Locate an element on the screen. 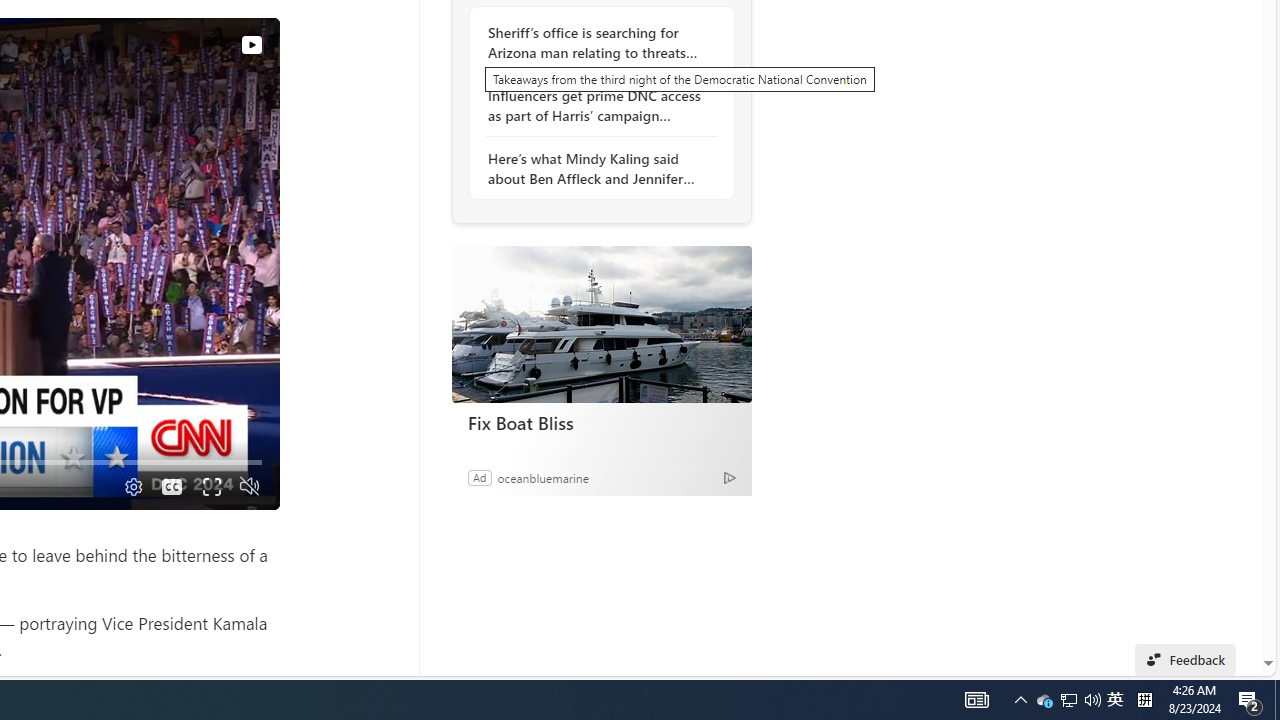 This screenshot has height=720, width=1280. 'Feedback' is located at coordinates (1185, 659).